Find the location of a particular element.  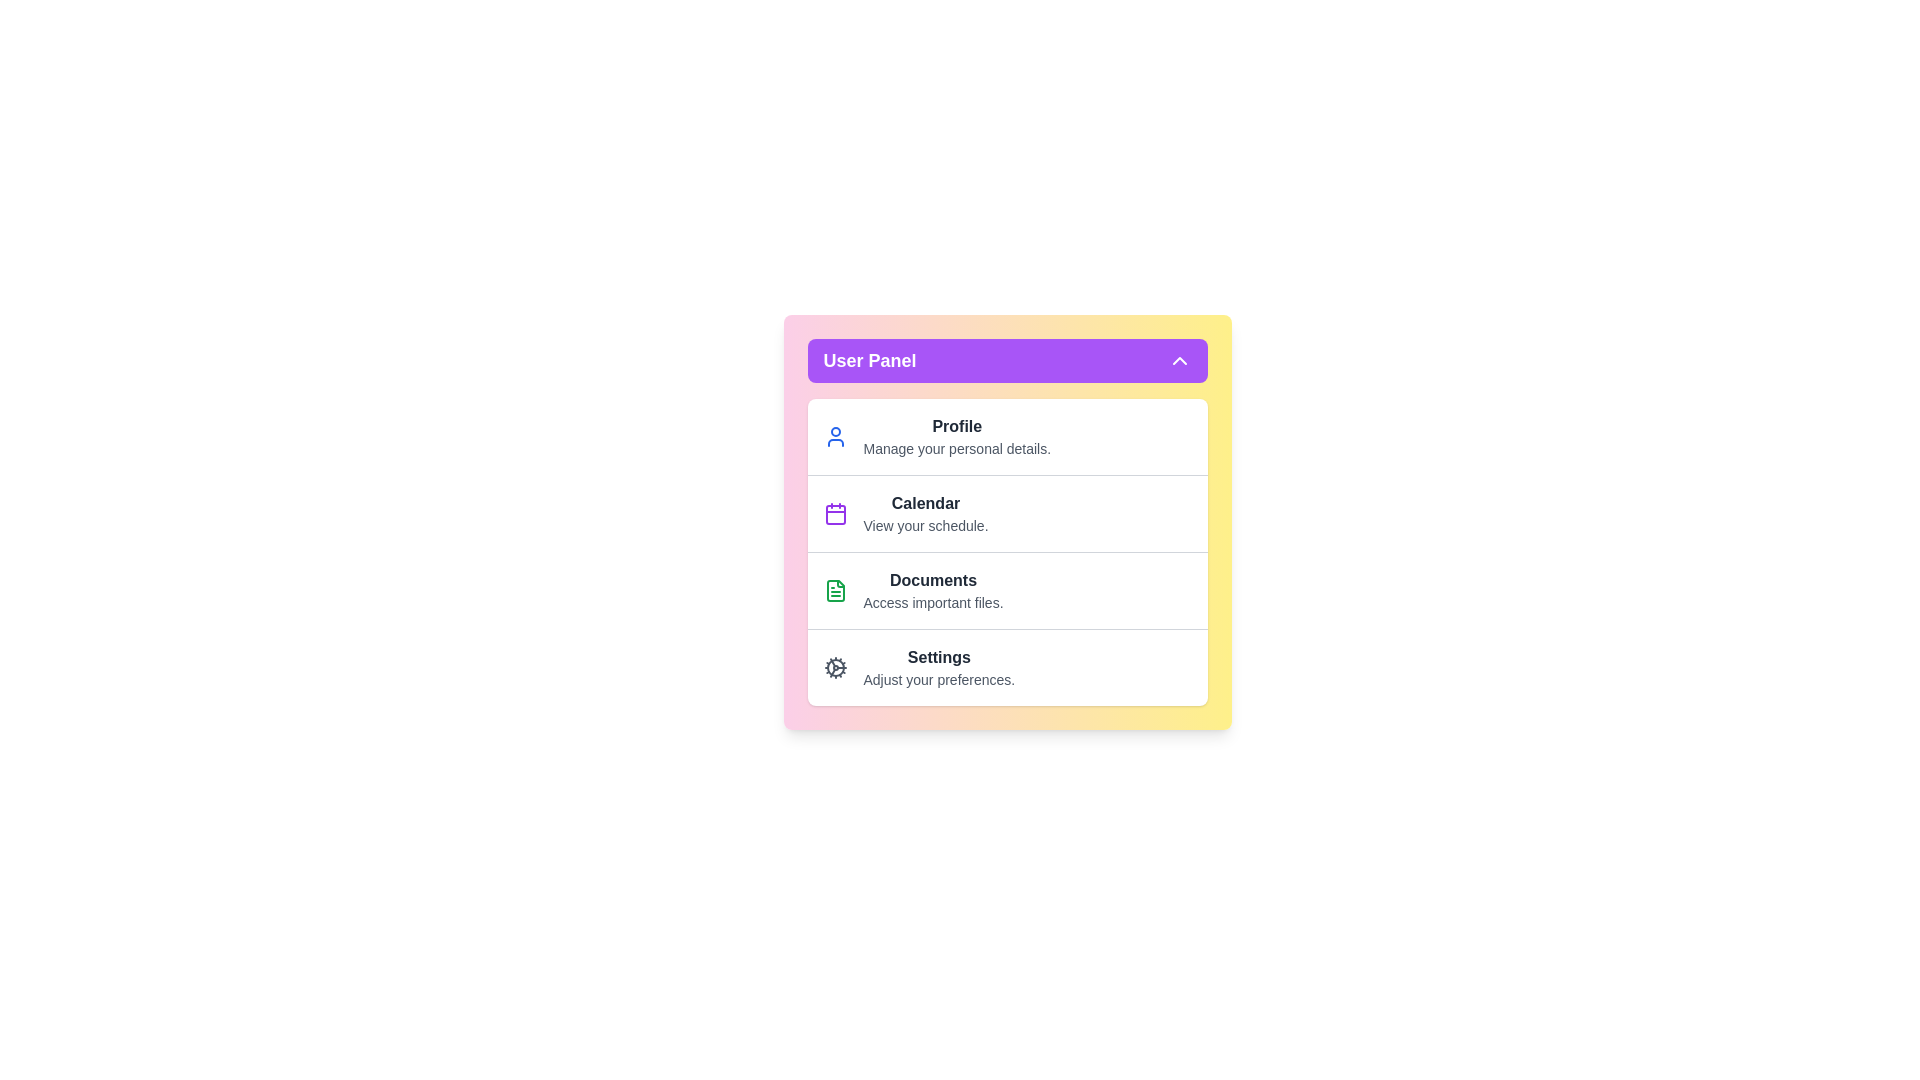

the 'Settings' text label that displays in bold, dark gray, emphasizing its role as a section header within the user panel is located at coordinates (938, 658).